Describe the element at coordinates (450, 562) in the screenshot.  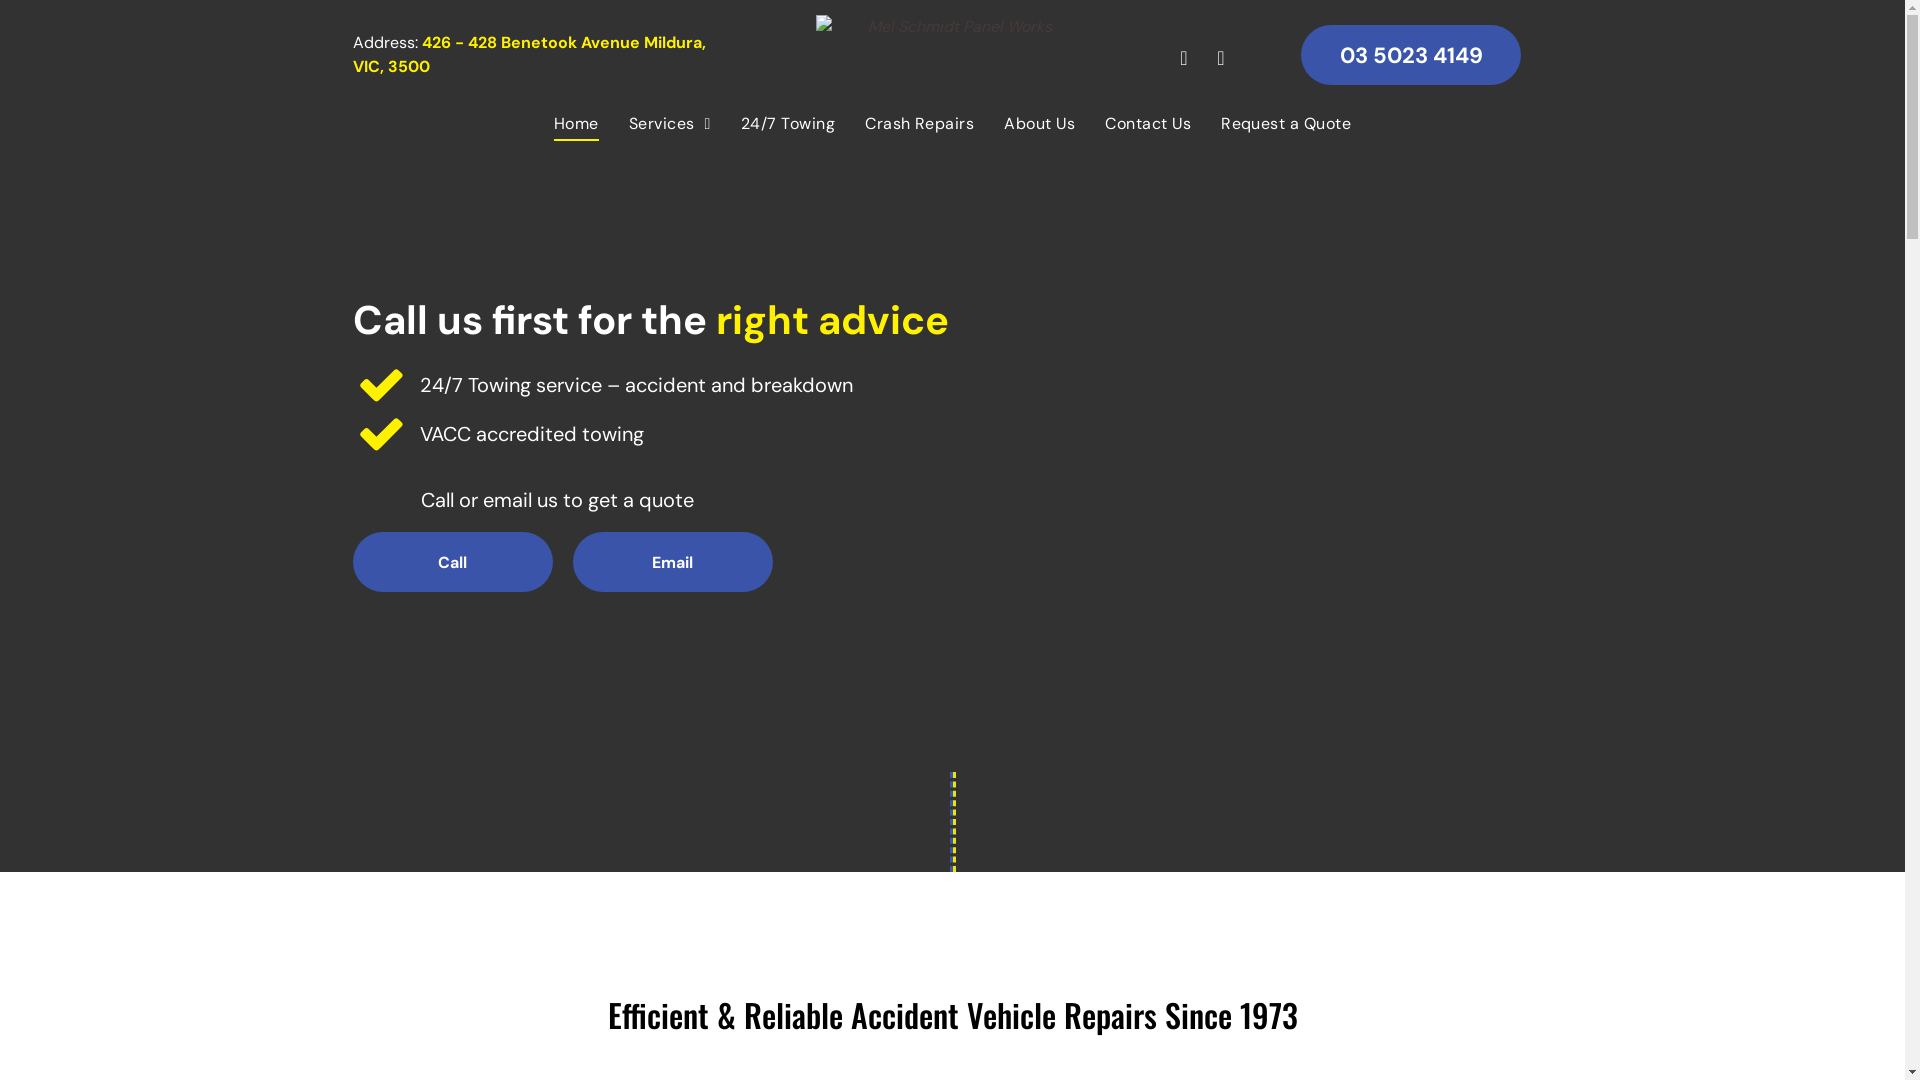
I see `'Call'` at that location.